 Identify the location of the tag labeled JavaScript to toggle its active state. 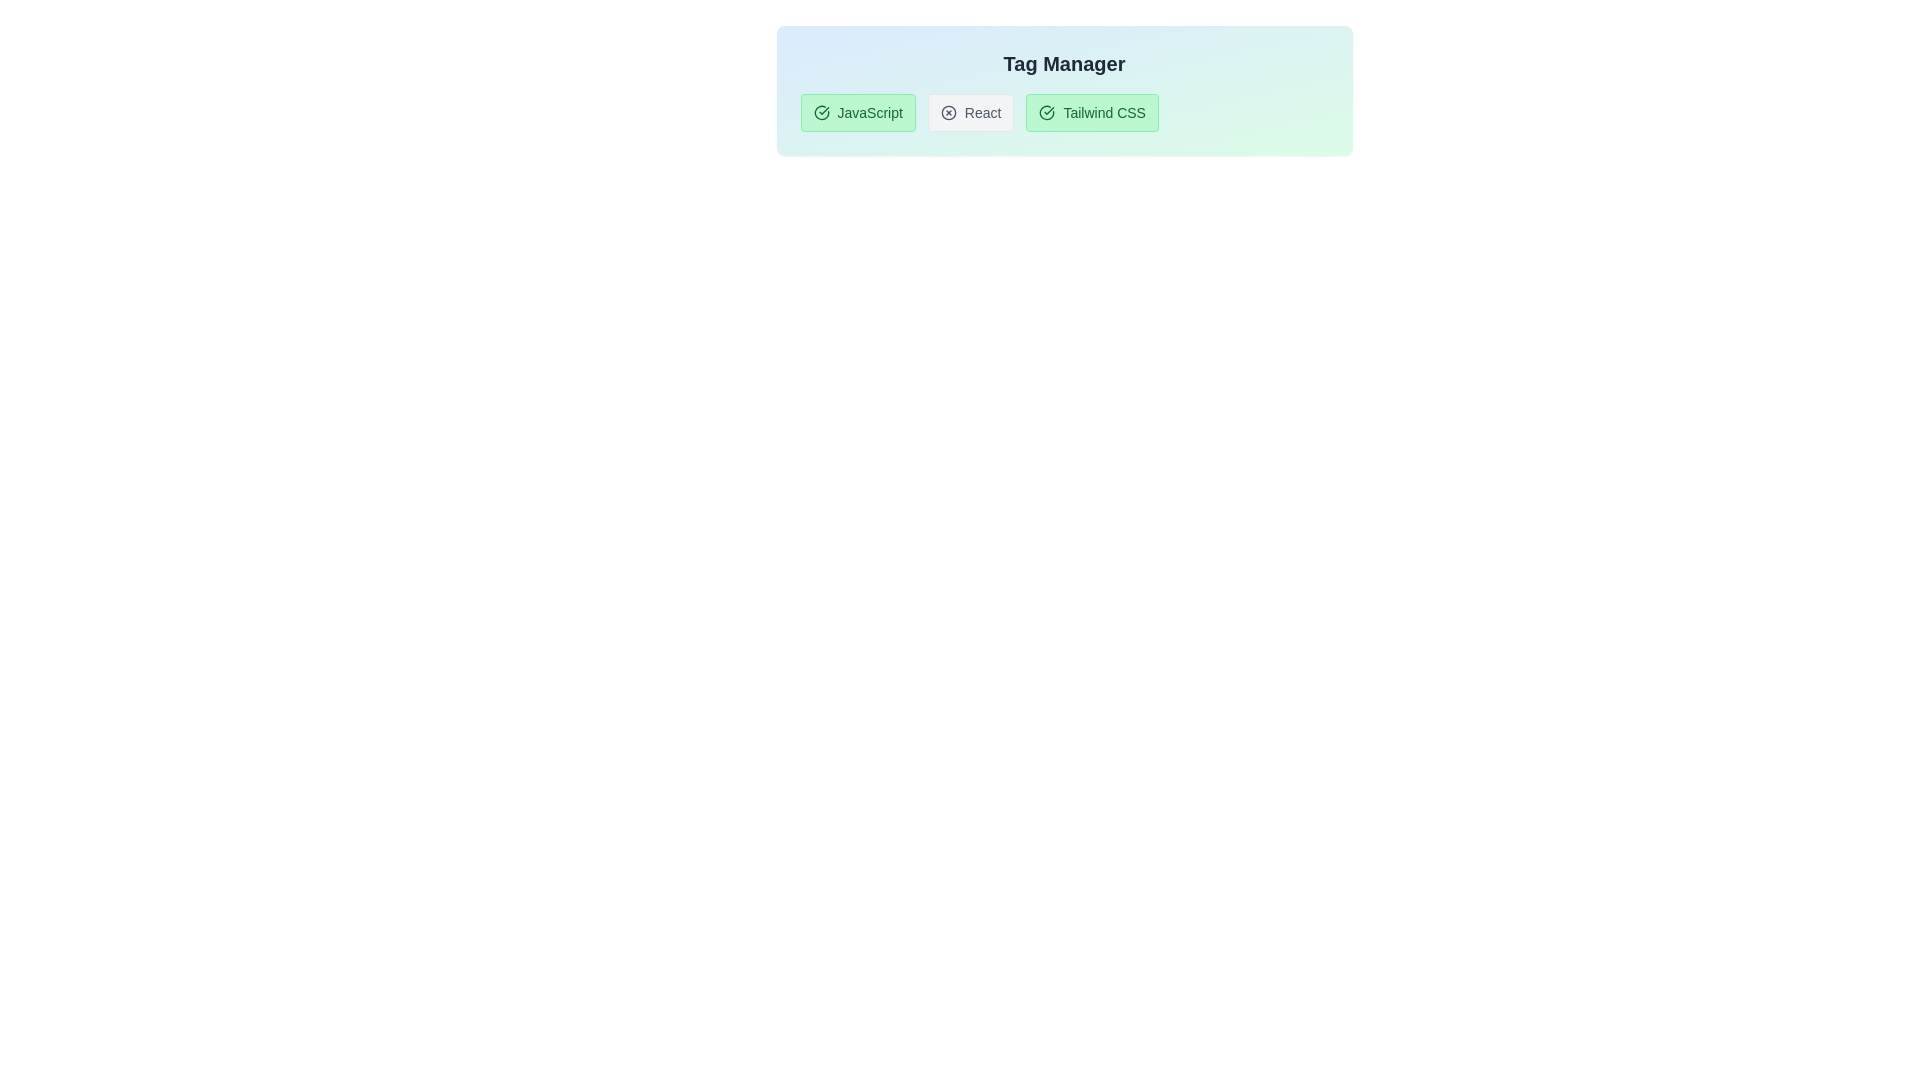
(858, 112).